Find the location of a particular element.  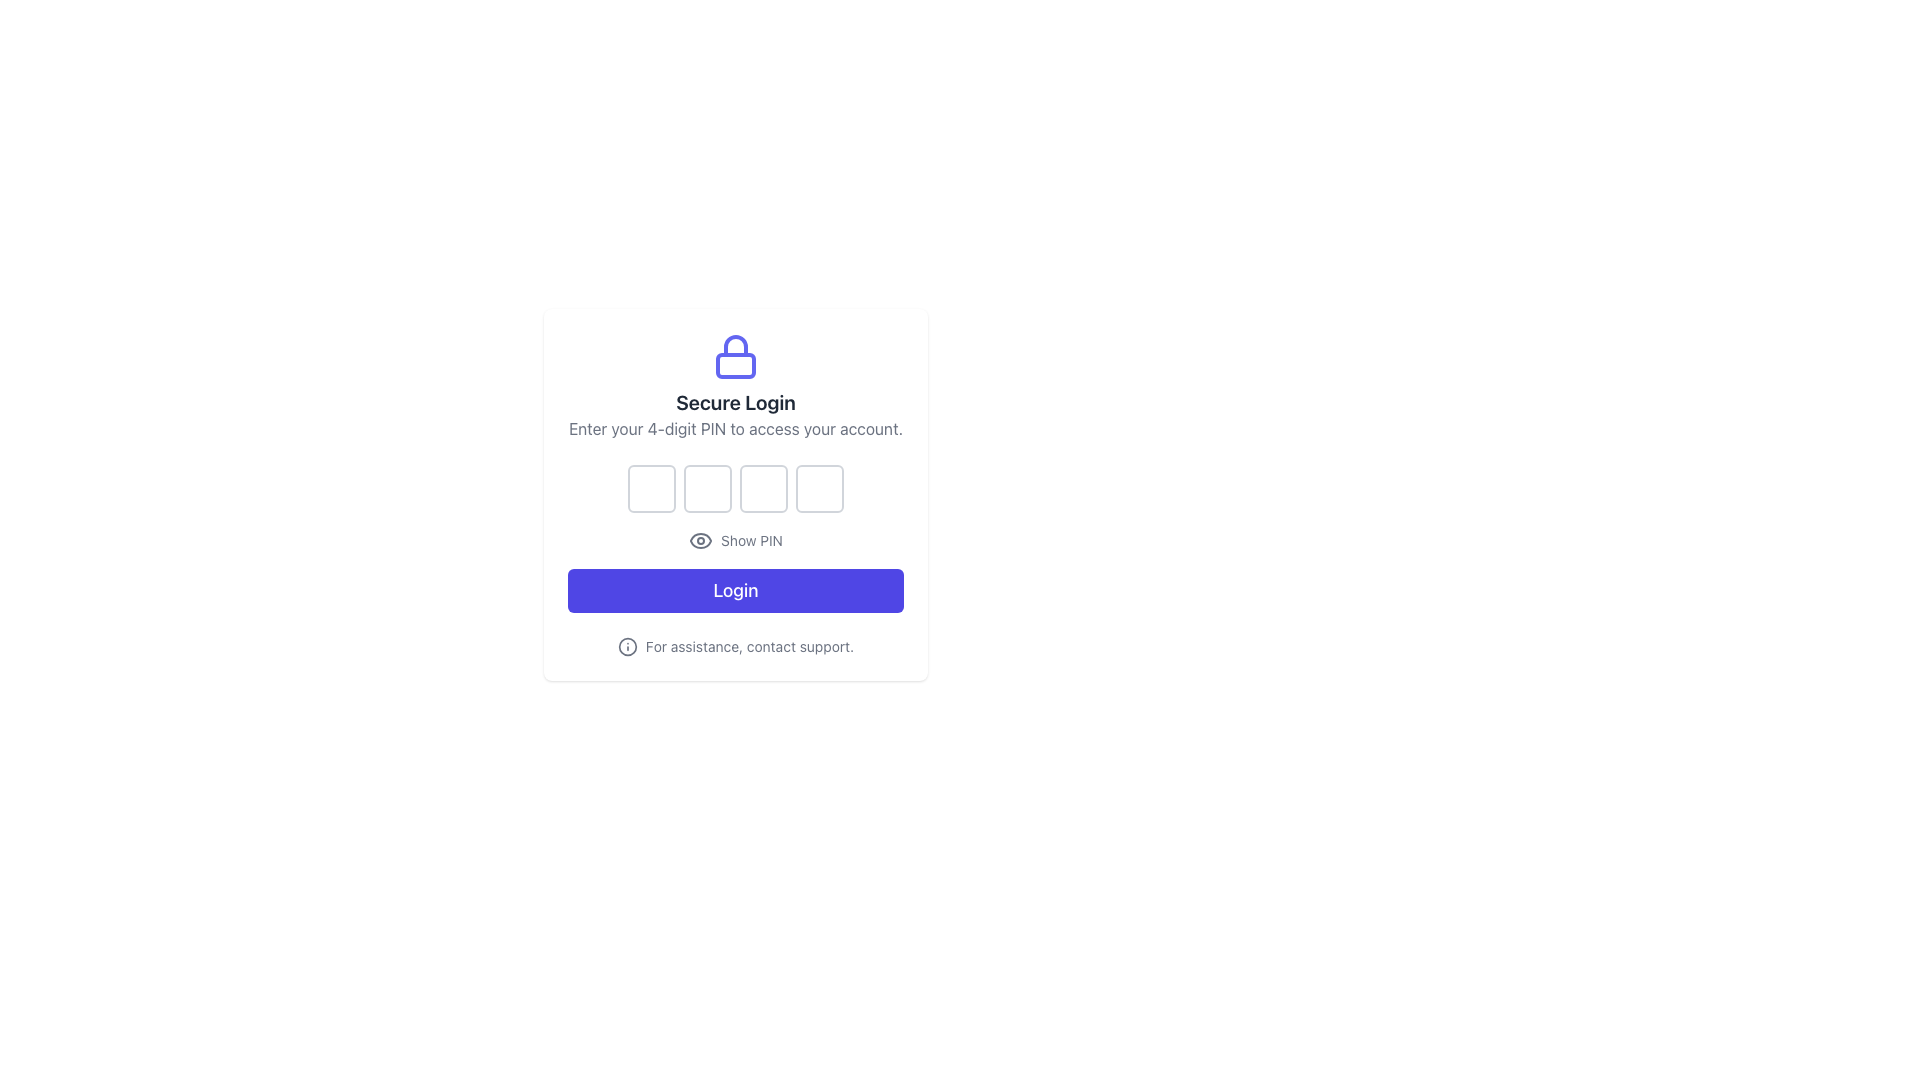

informational text with an icon that directs users to contact support for help, positioned below the 'Login' button in the card layout is located at coordinates (734, 647).